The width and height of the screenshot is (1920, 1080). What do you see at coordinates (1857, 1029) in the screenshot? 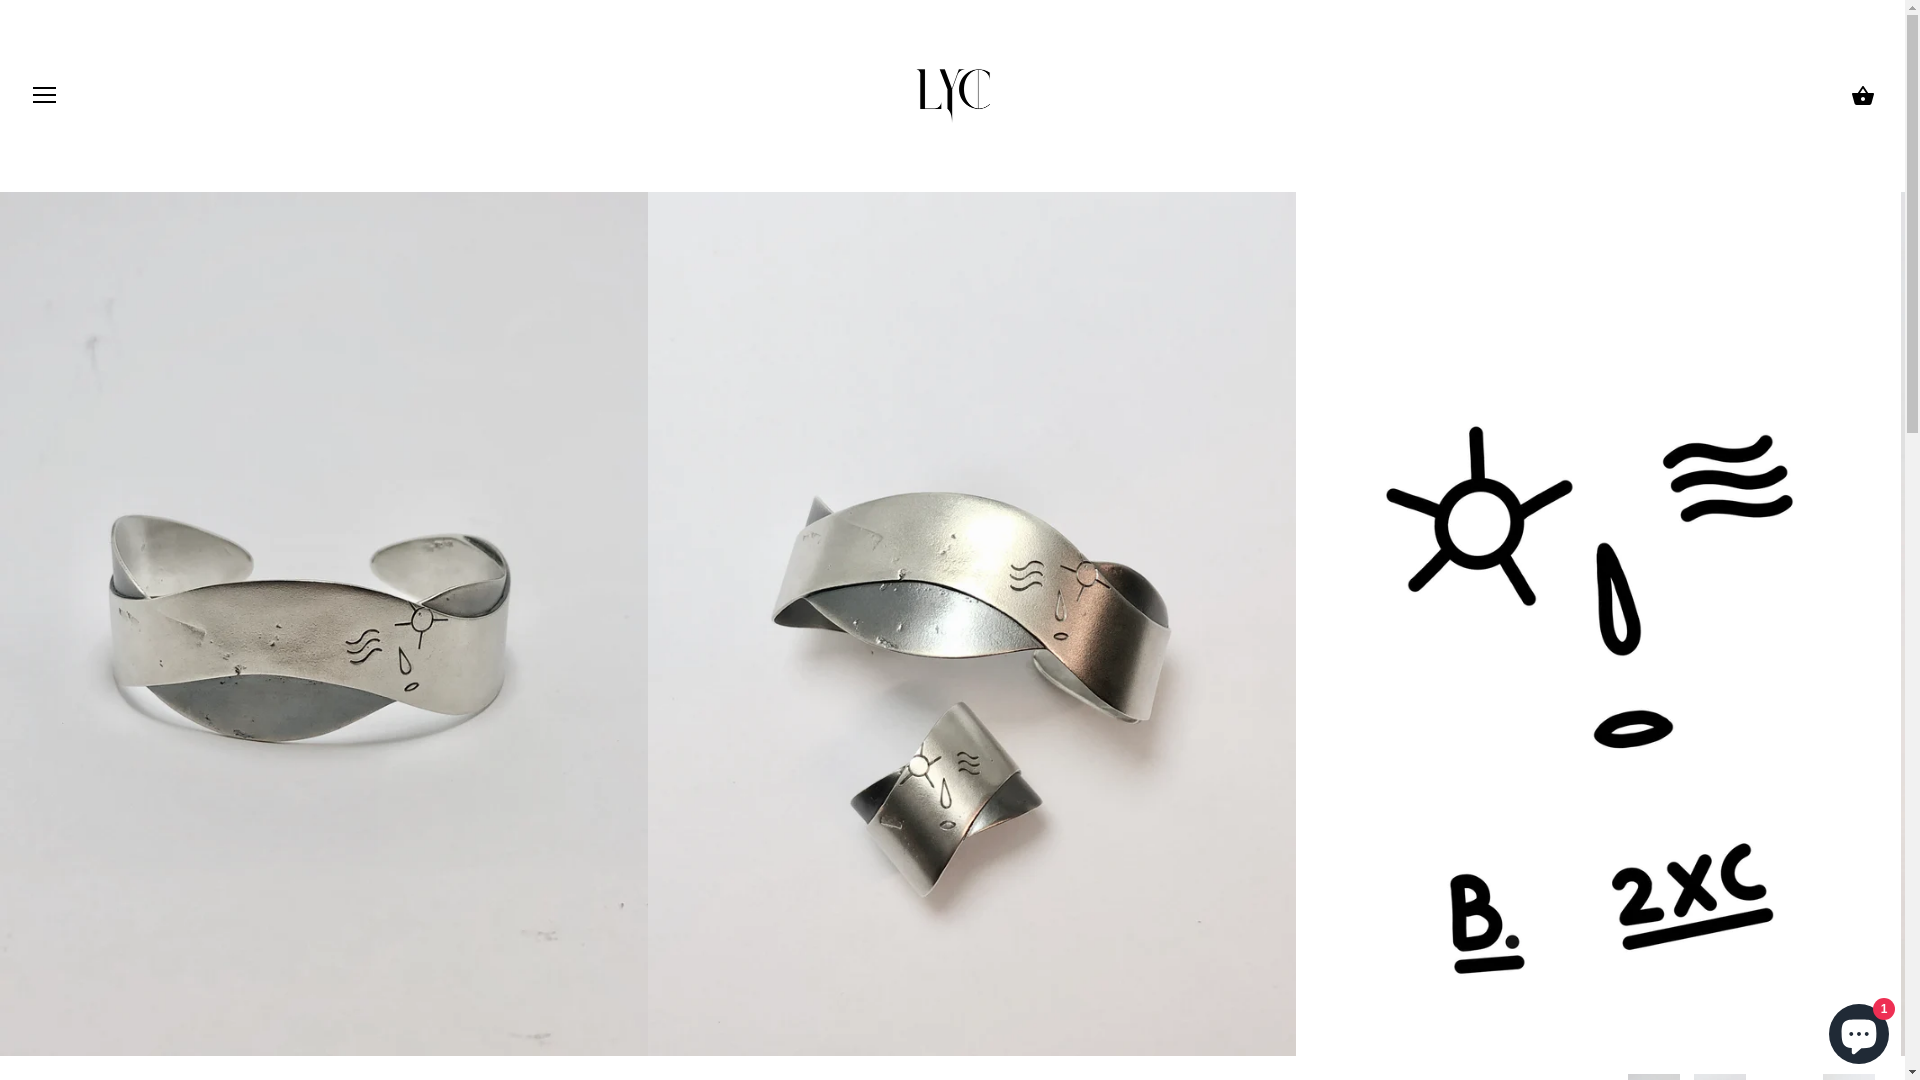
I see `'Chat de la boutique en ligne Shopify'` at bounding box center [1857, 1029].